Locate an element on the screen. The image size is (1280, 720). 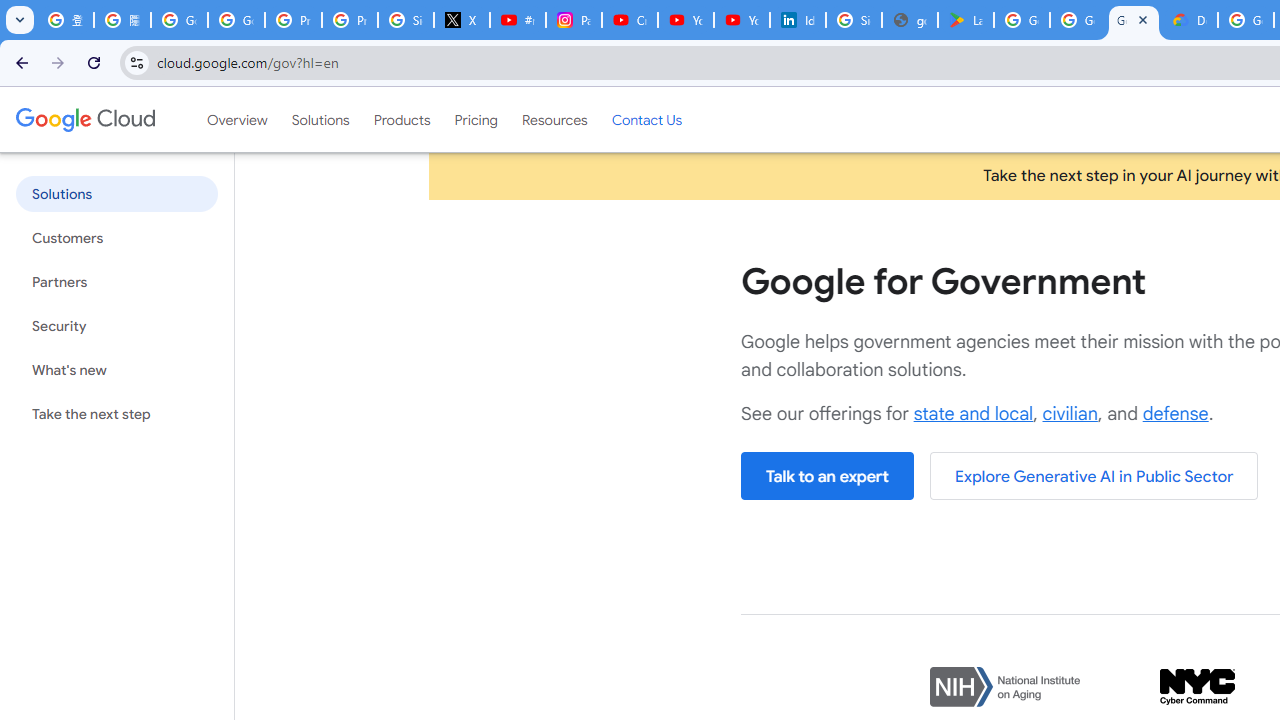
'Google Cloud' is located at coordinates (84, 119).